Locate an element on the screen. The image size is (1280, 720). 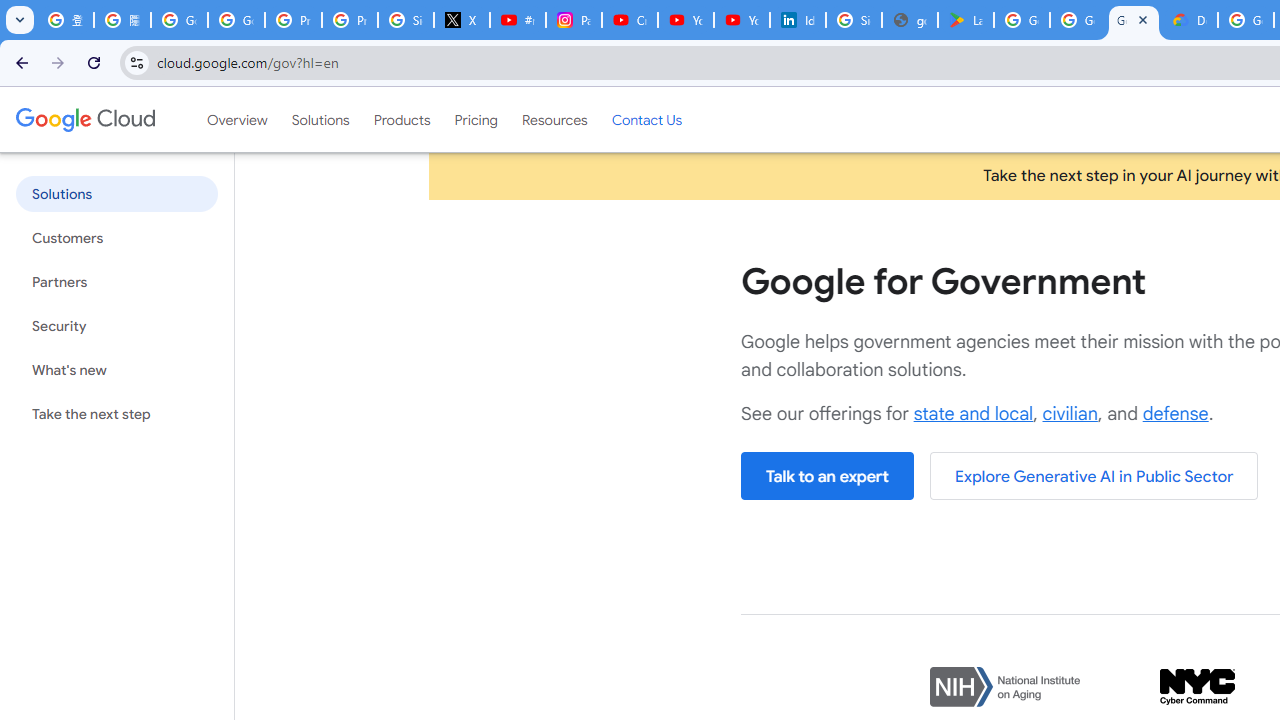
'Google Cloud' is located at coordinates (84, 119).